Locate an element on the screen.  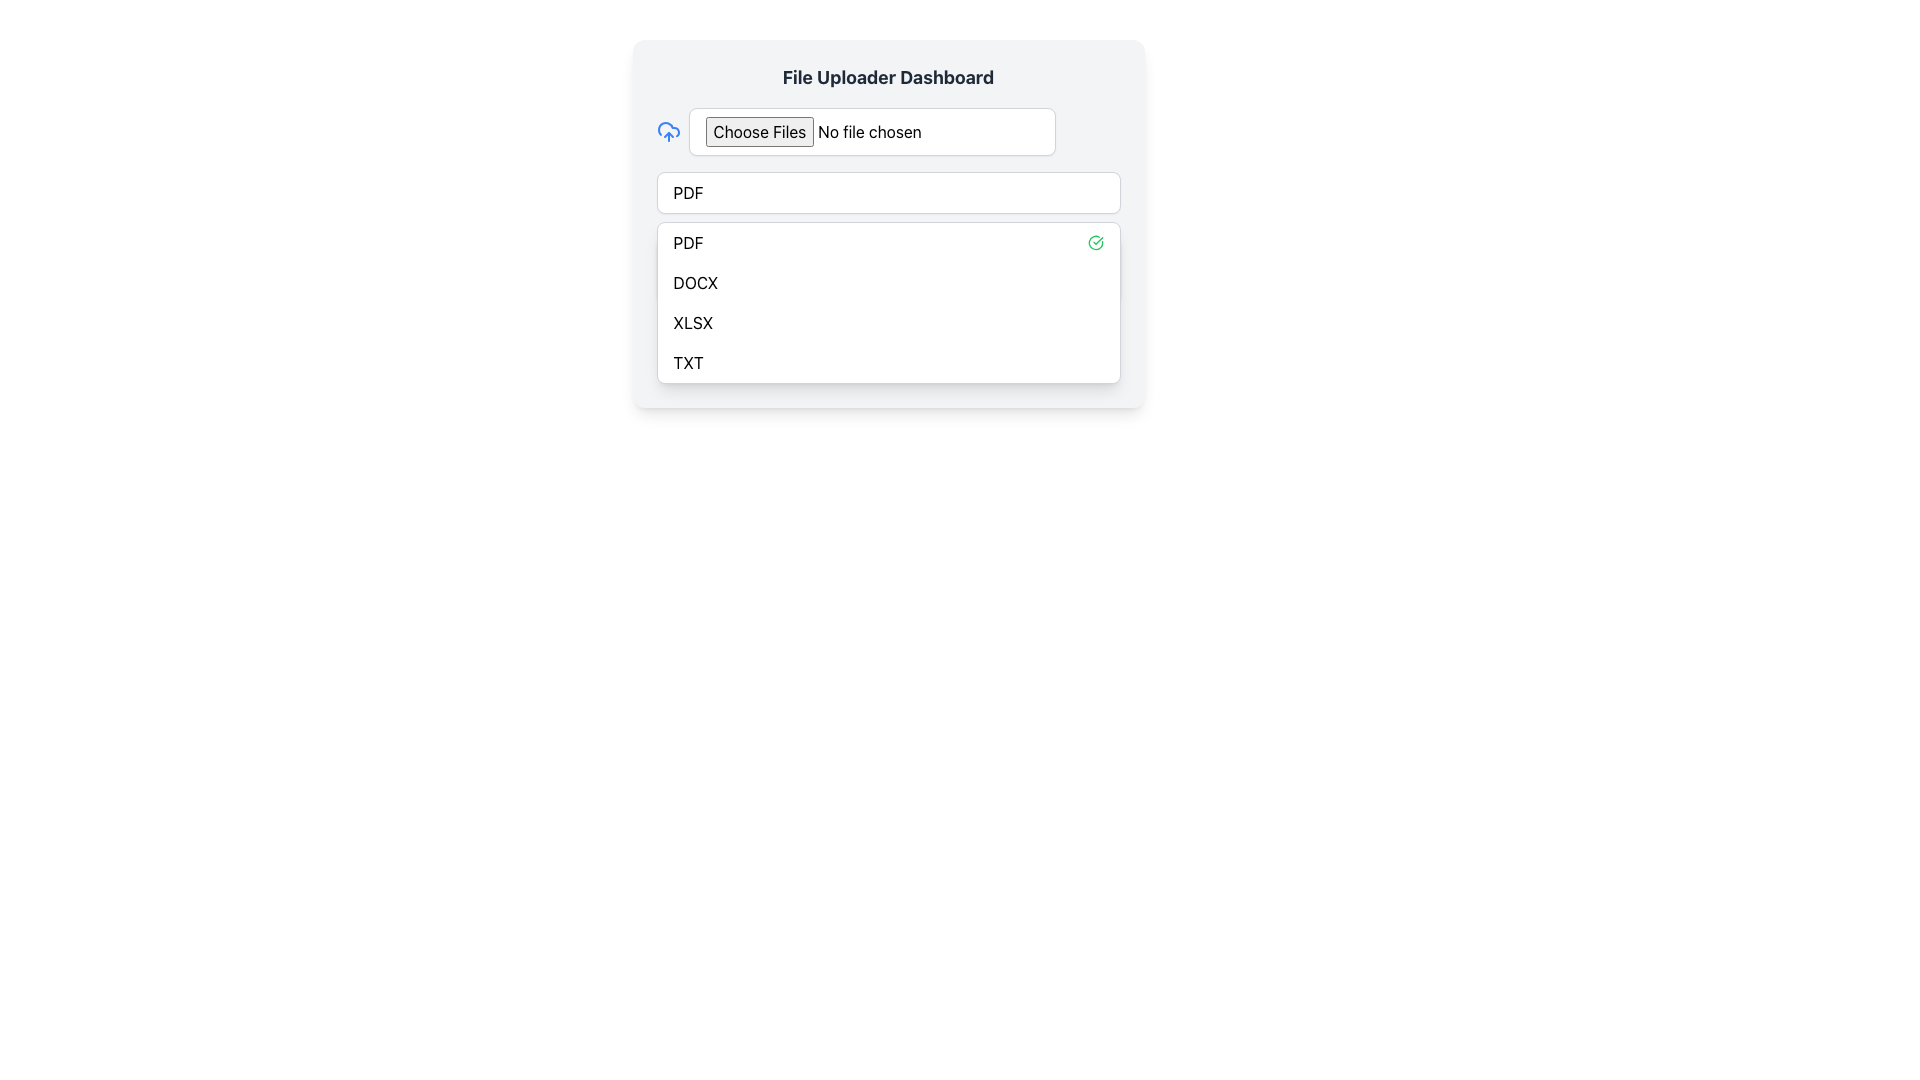
the check indicator icon that signifies the selection of the 'PDF' option, located to the far-right of the 'PDF' row in the dropdown list is located at coordinates (1094, 242).